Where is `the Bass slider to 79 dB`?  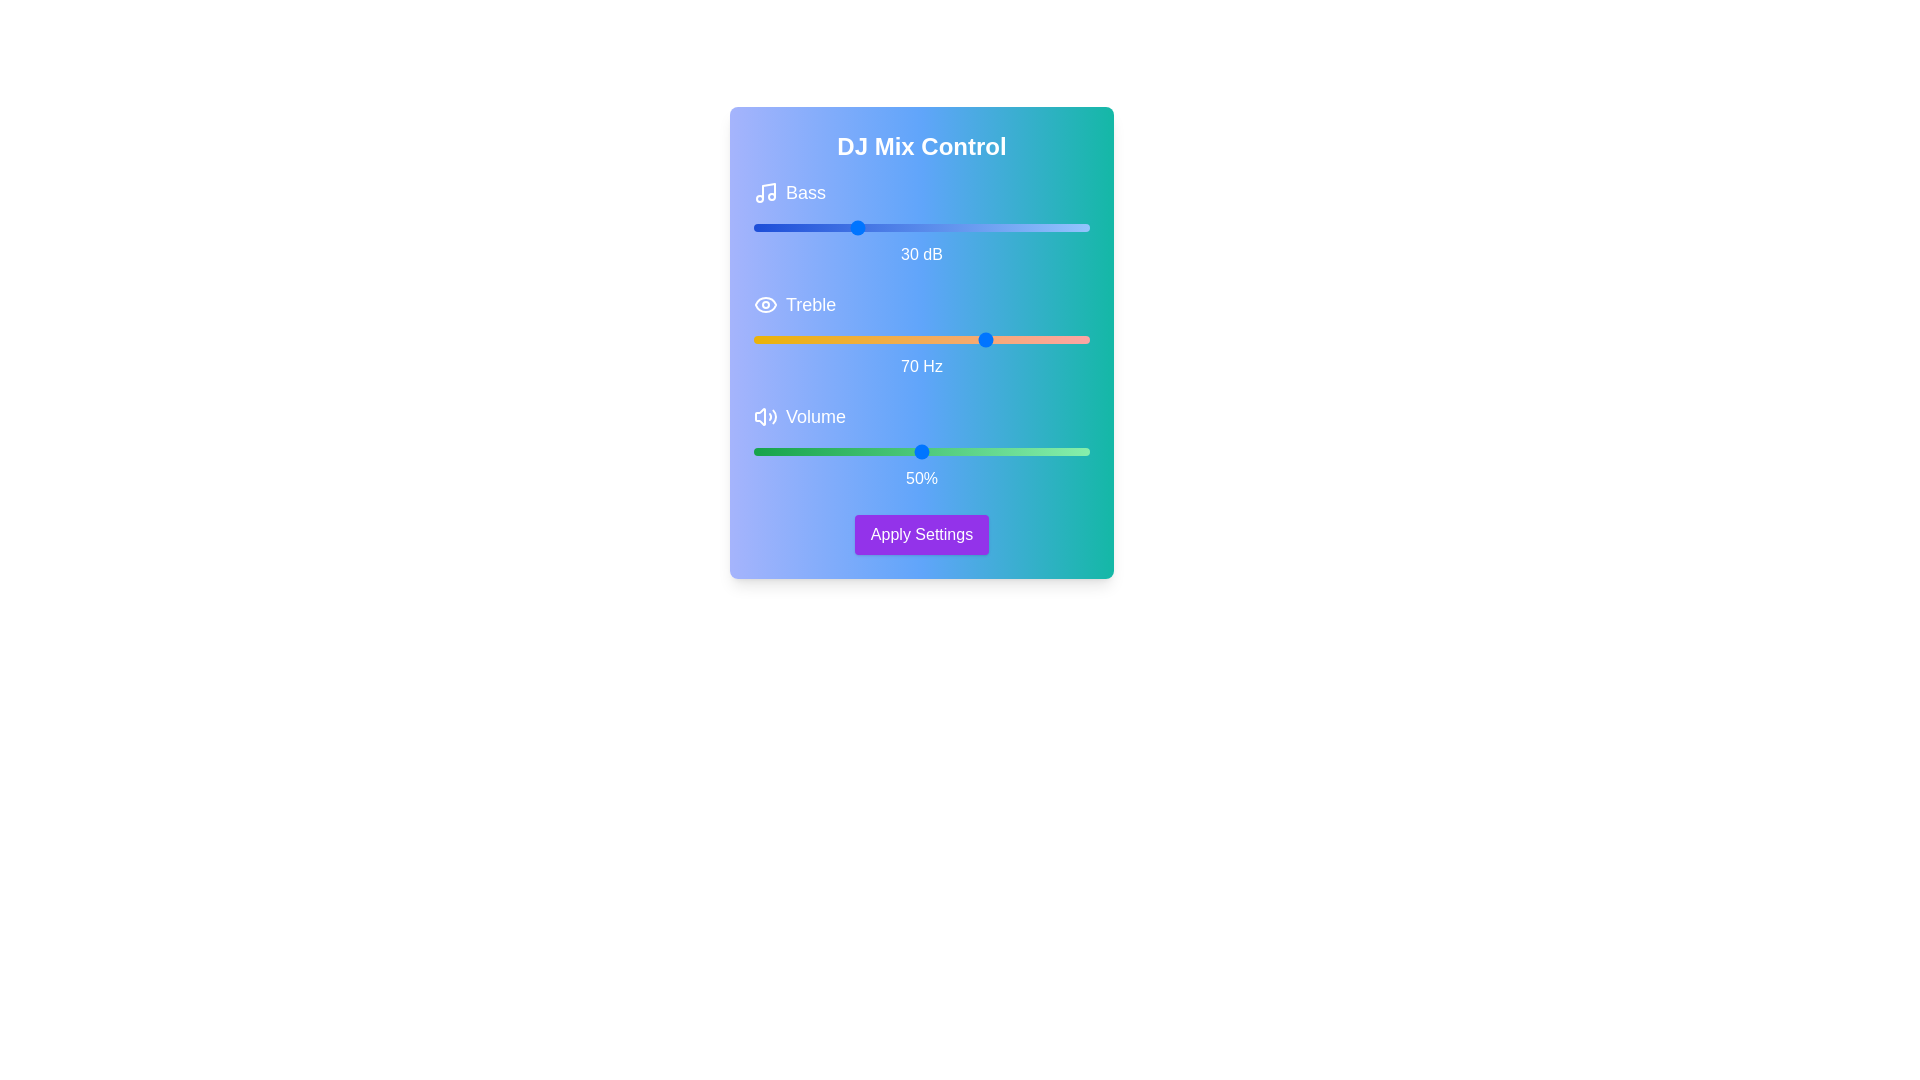
the Bass slider to 79 dB is located at coordinates (1019, 226).